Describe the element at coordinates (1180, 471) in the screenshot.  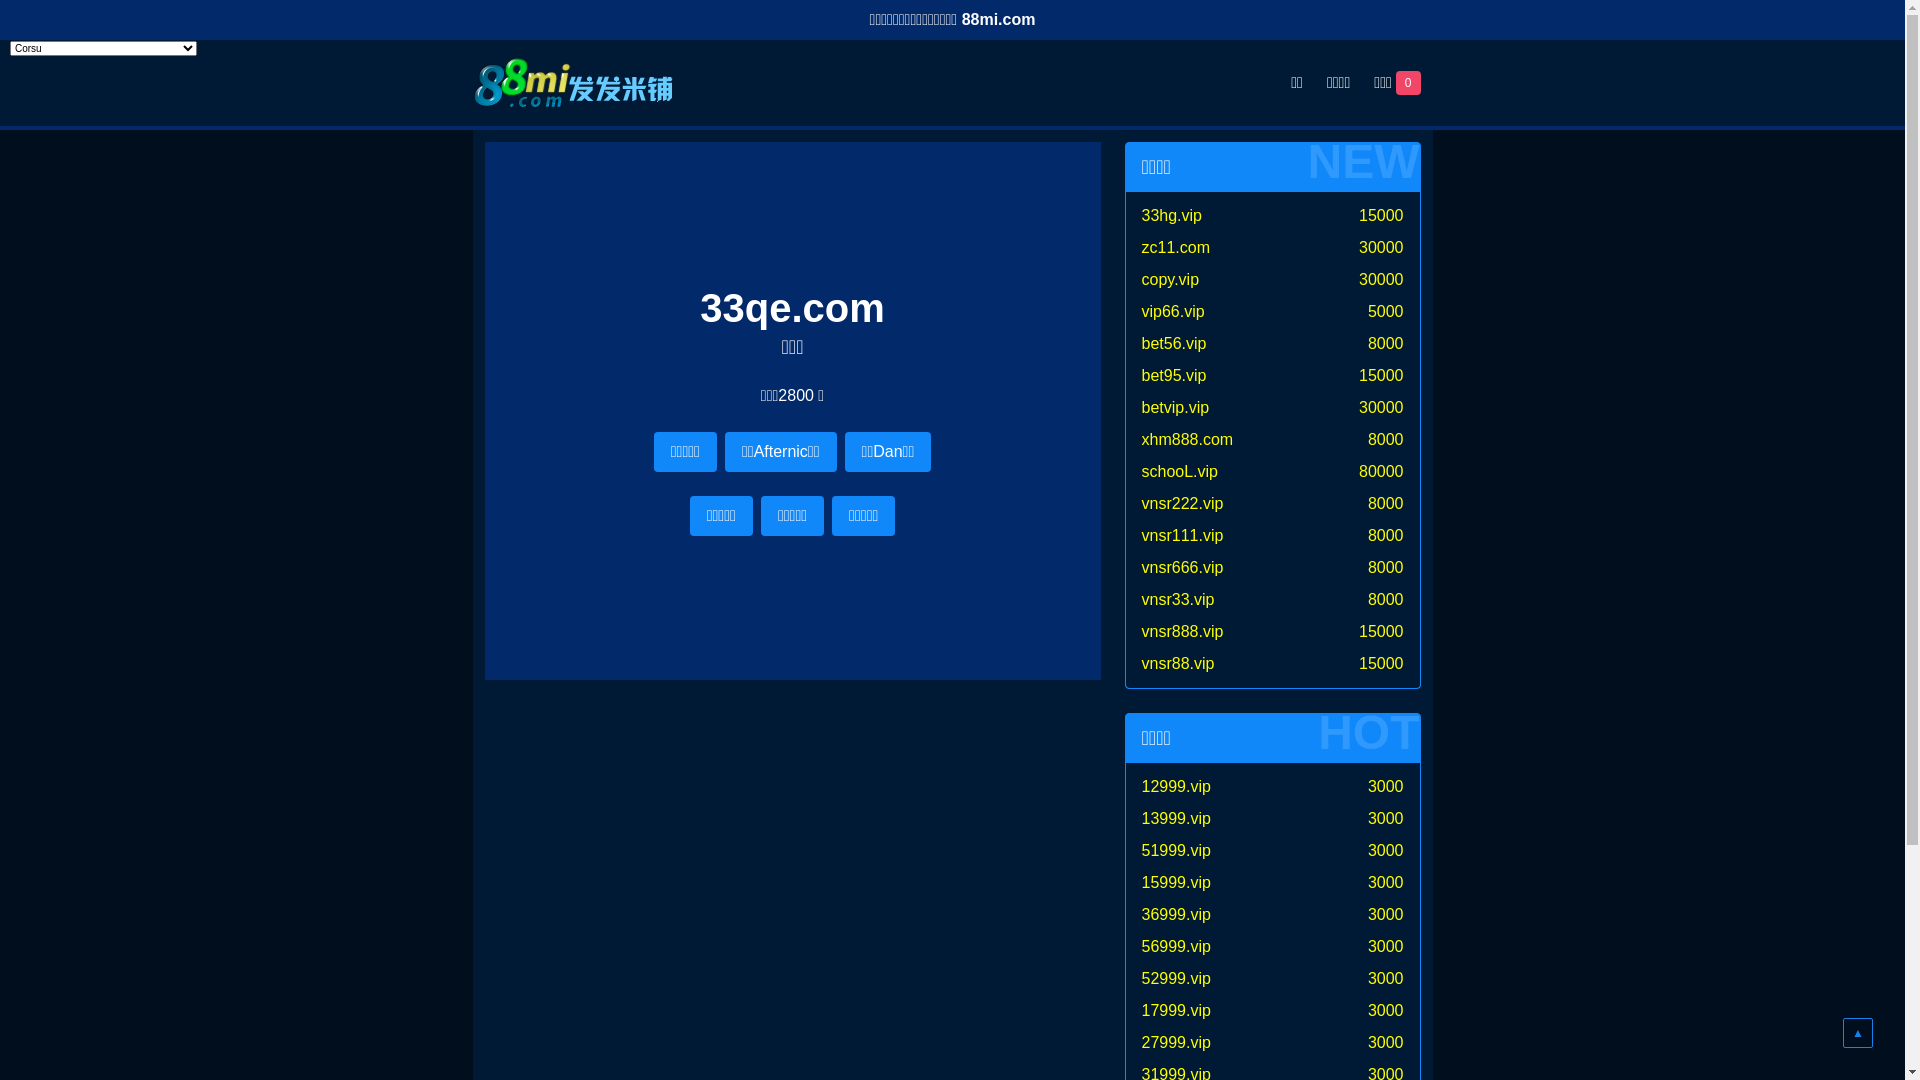
I see `'schooL.vip'` at that location.